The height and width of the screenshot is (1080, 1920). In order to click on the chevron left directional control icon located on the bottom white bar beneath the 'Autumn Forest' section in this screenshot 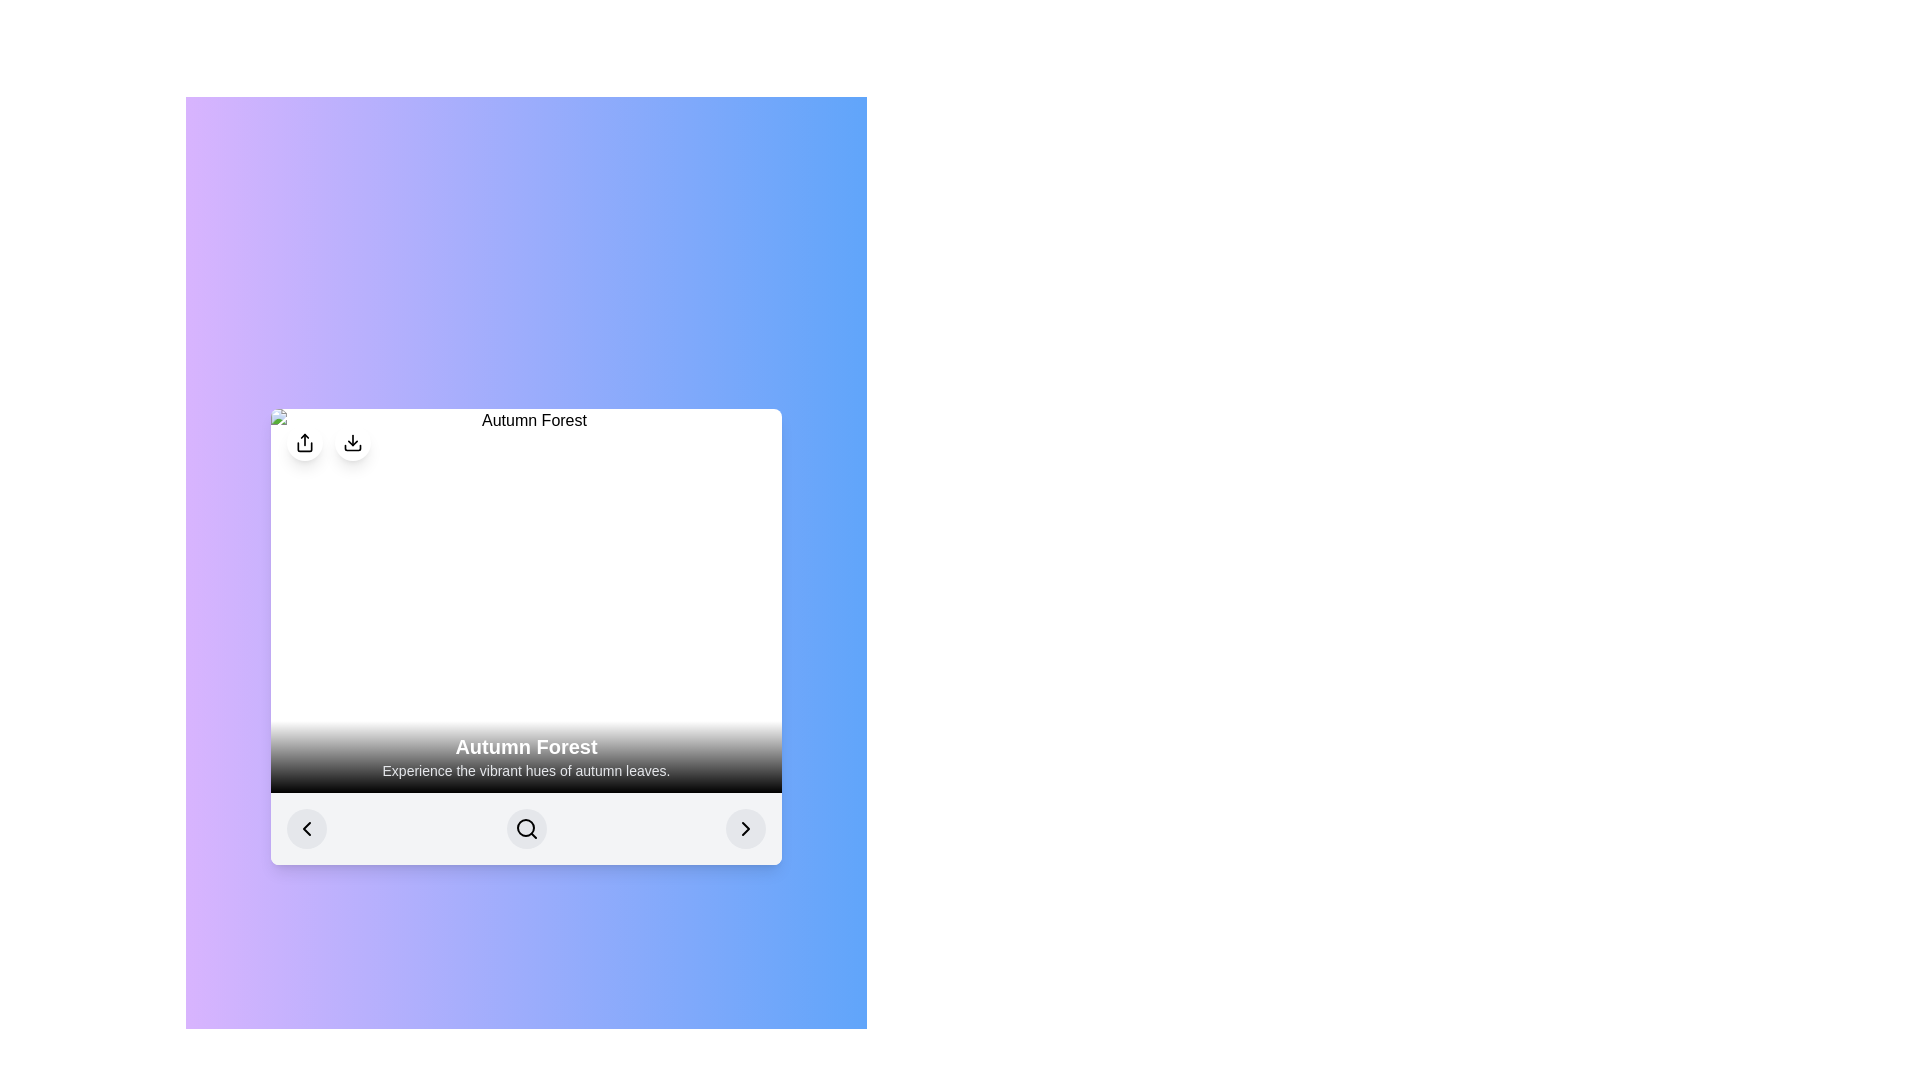, I will do `click(306, 829)`.